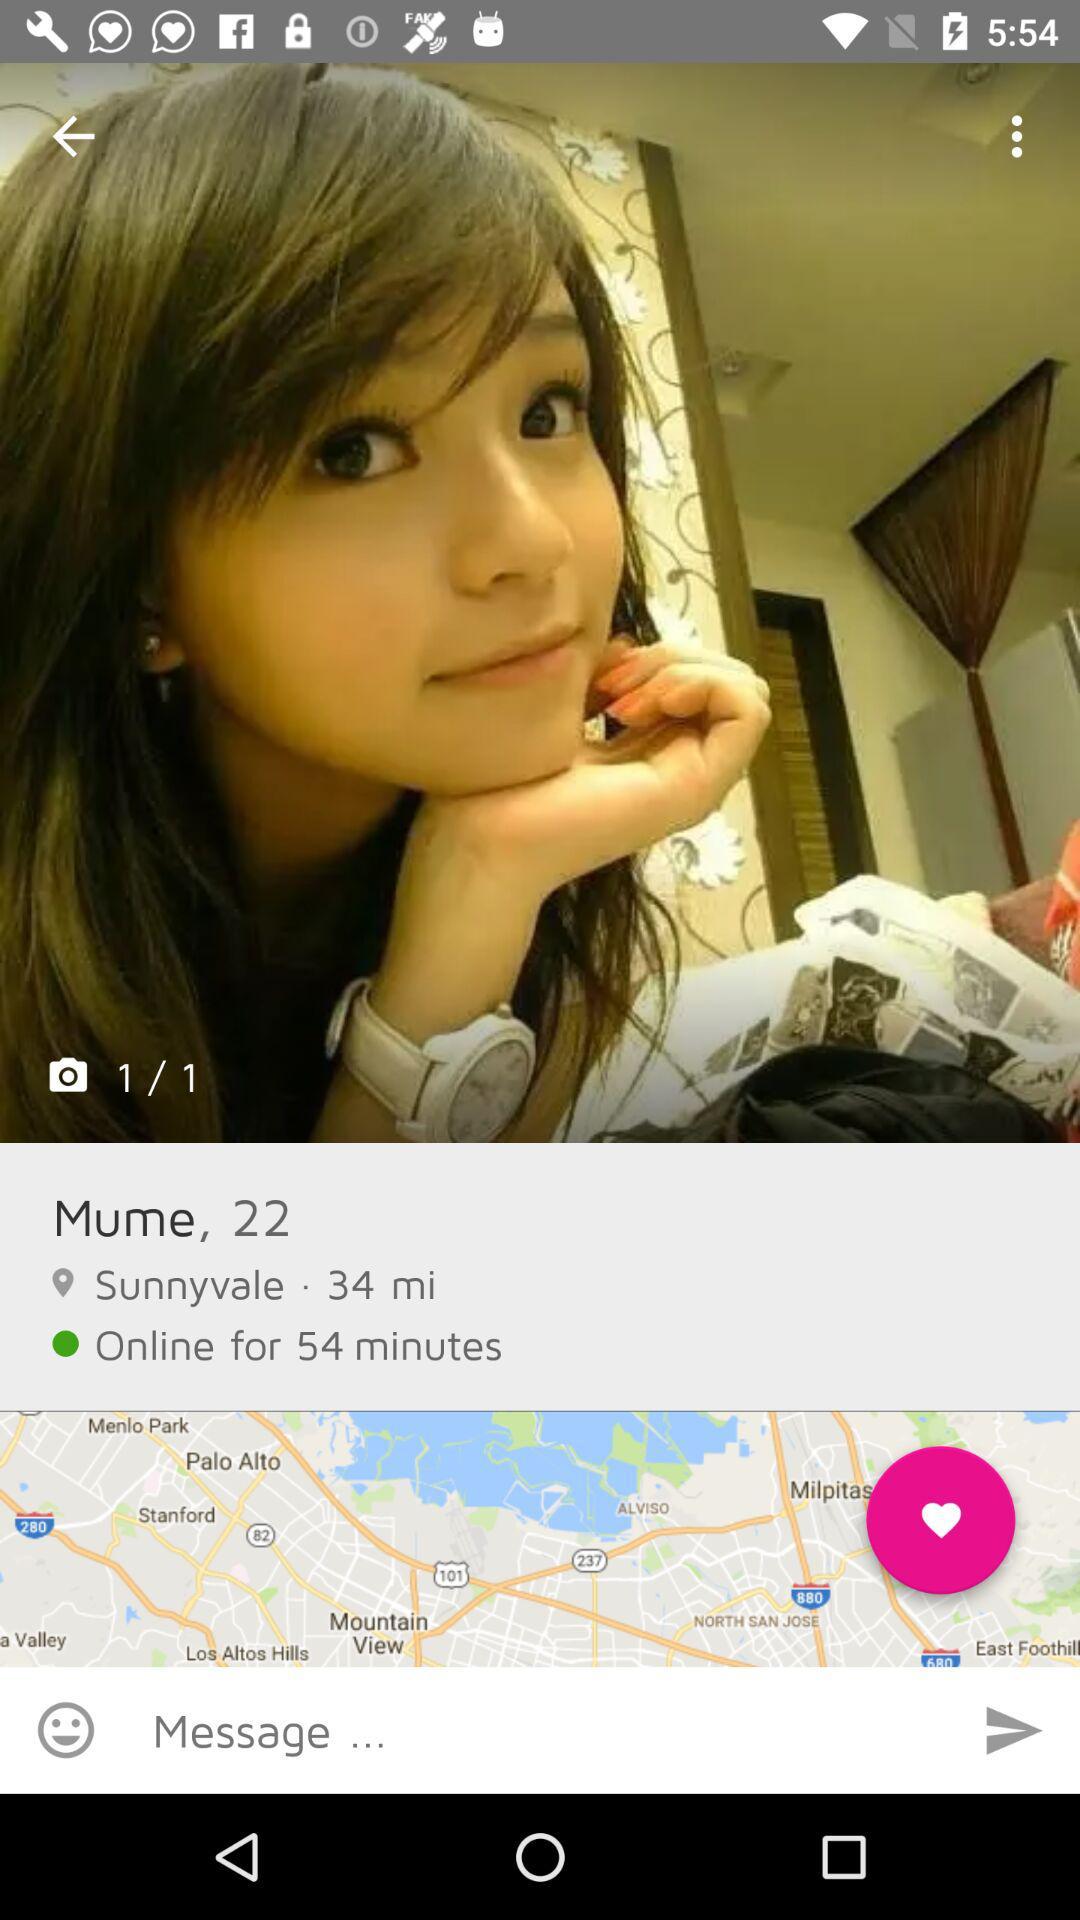 The width and height of the screenshot is (1080, 1920). I want to click on type message, so click(540, 1728).